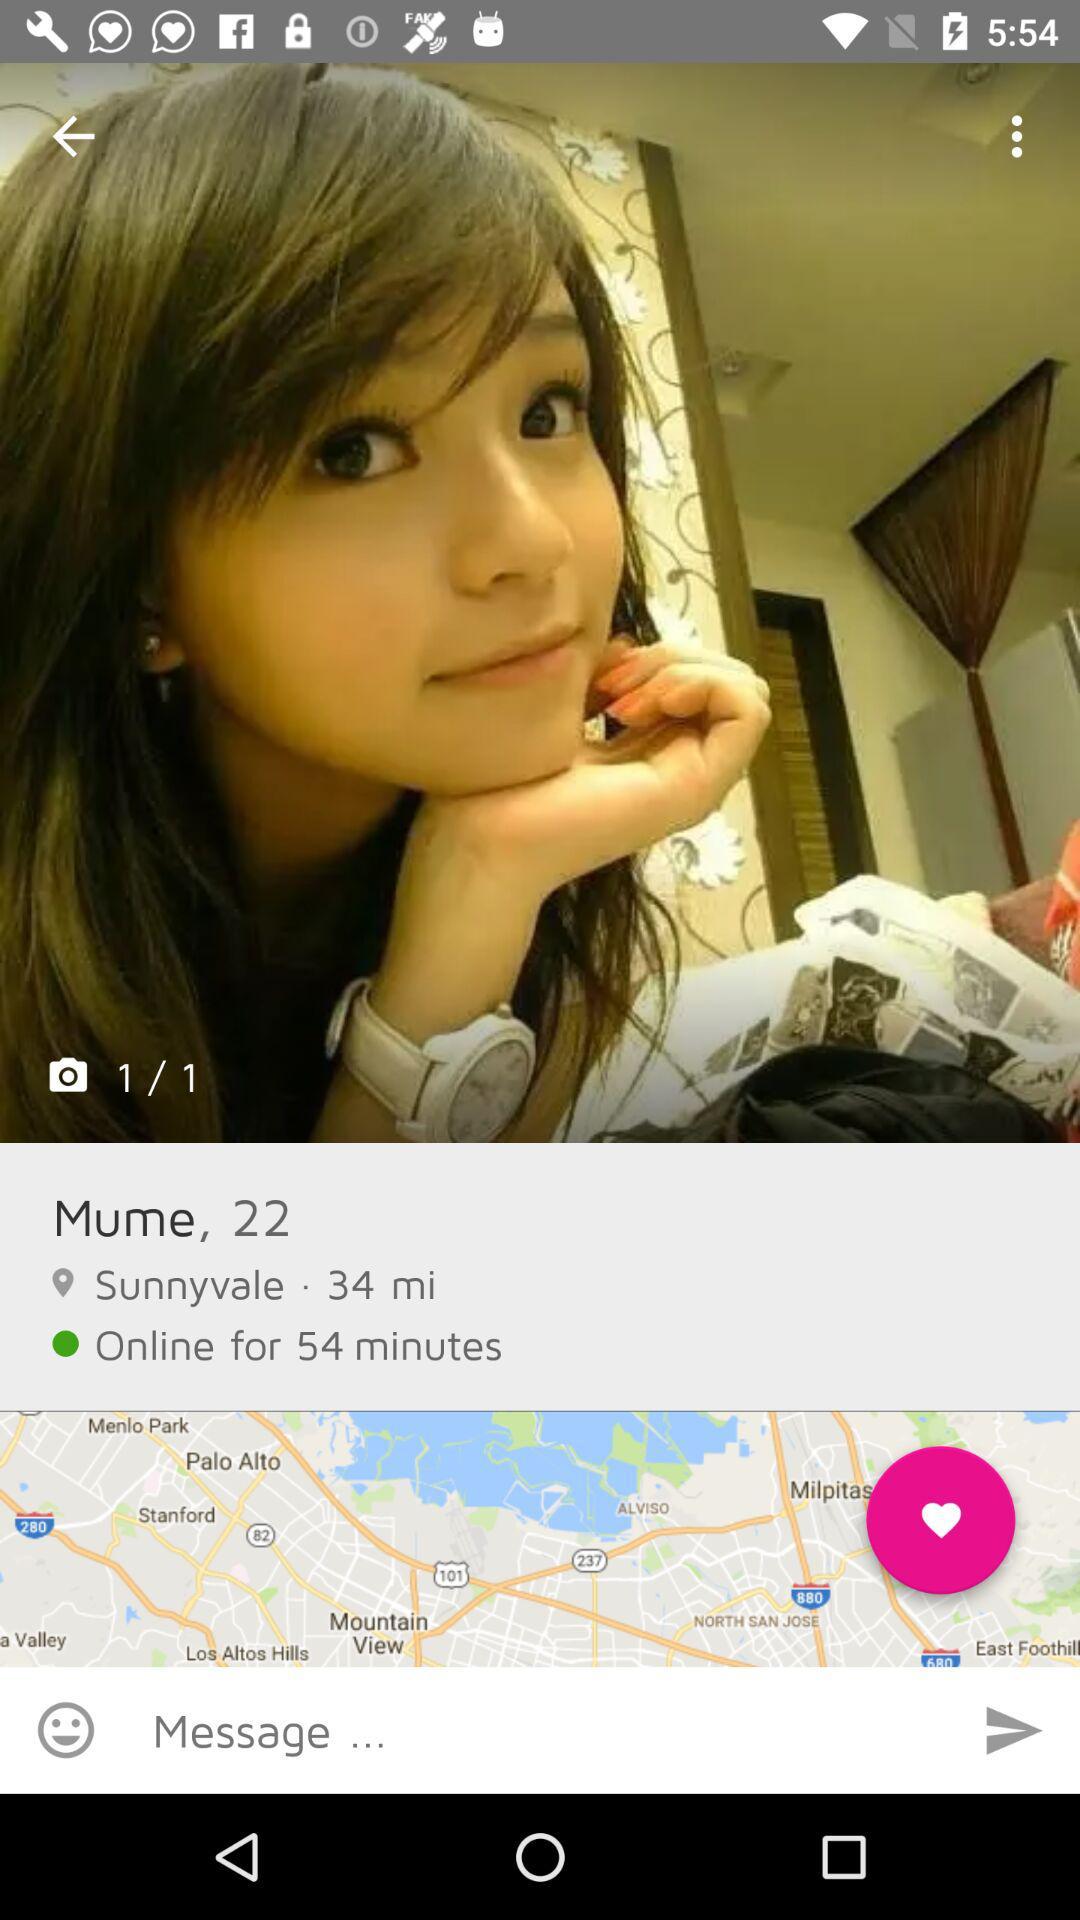 The width and height of the screenshot is (1080, 1920). I want to click on type message, so click(540, 1728).